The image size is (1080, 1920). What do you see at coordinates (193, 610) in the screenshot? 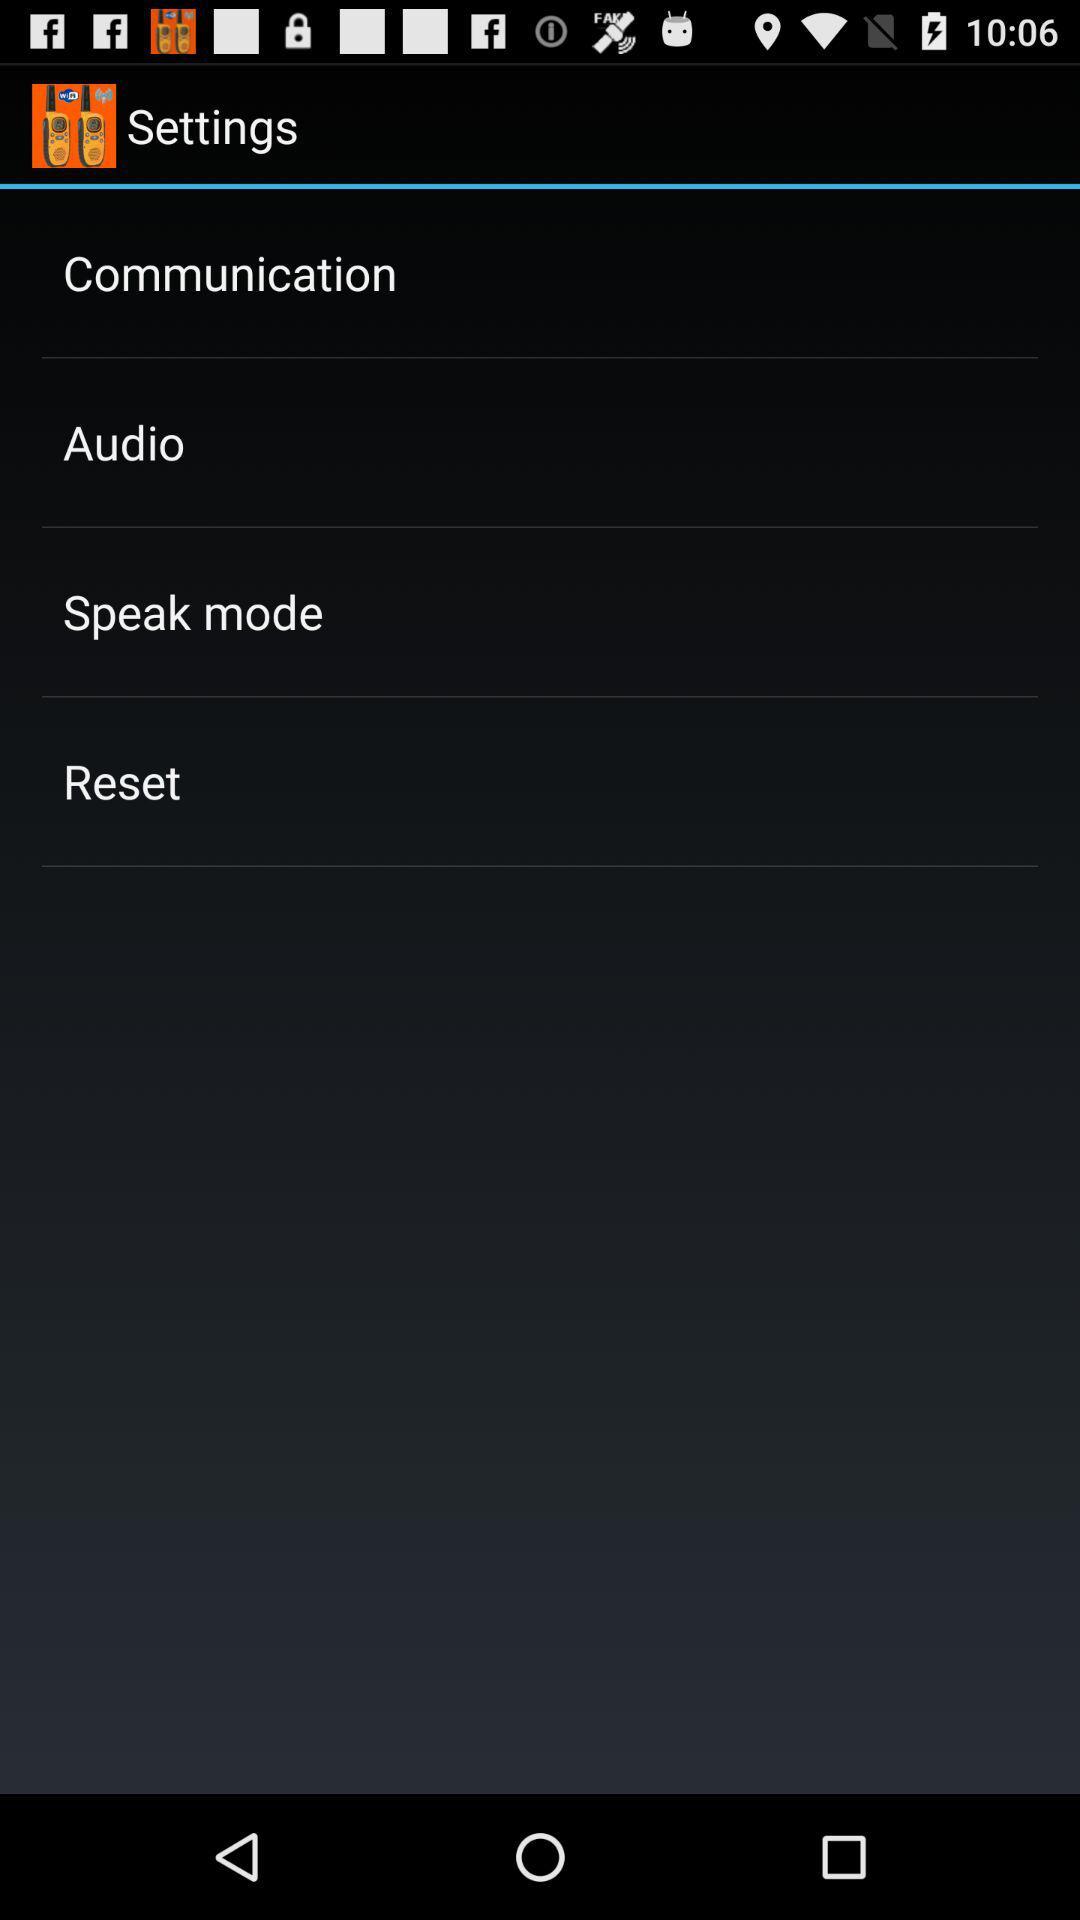
I see `the speak mode item` at bounding box center [193, 610].